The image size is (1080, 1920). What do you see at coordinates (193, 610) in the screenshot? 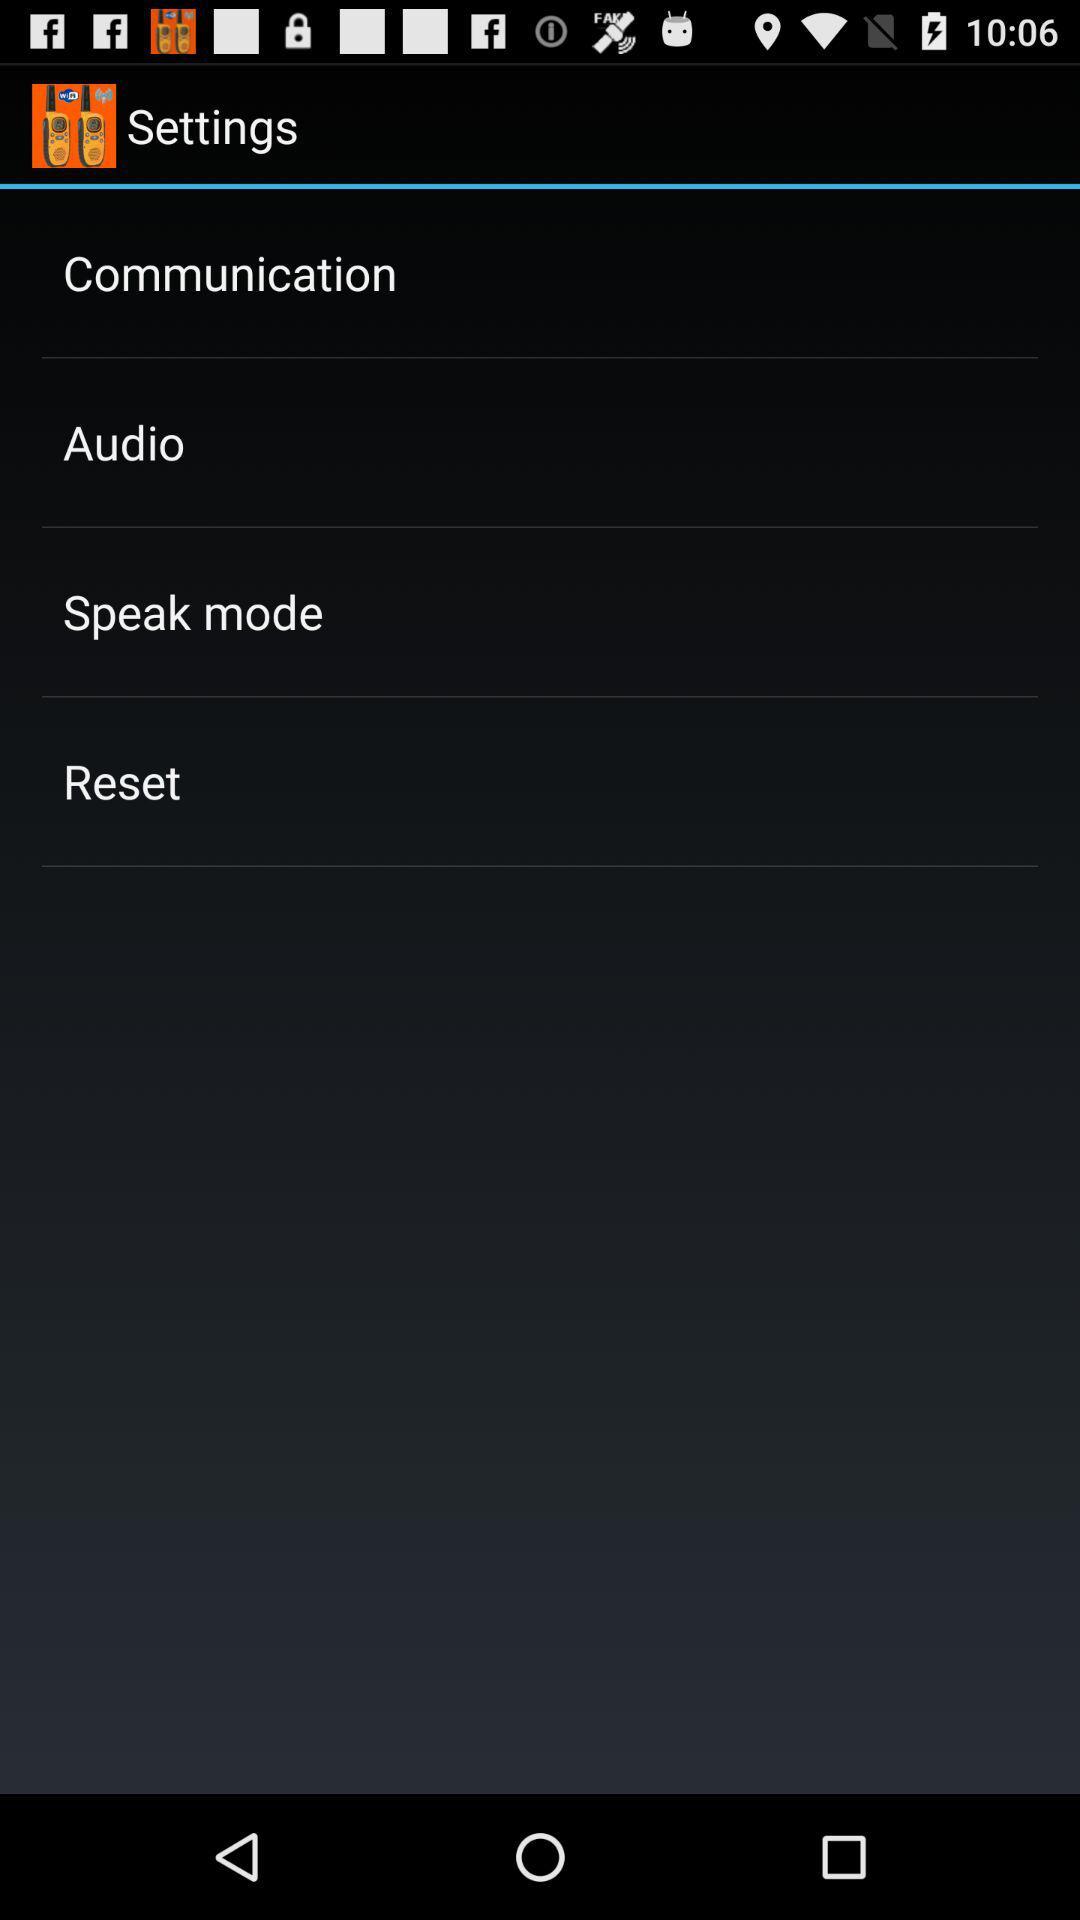
I see `the speak mode item` at bounding box center [193, 610].